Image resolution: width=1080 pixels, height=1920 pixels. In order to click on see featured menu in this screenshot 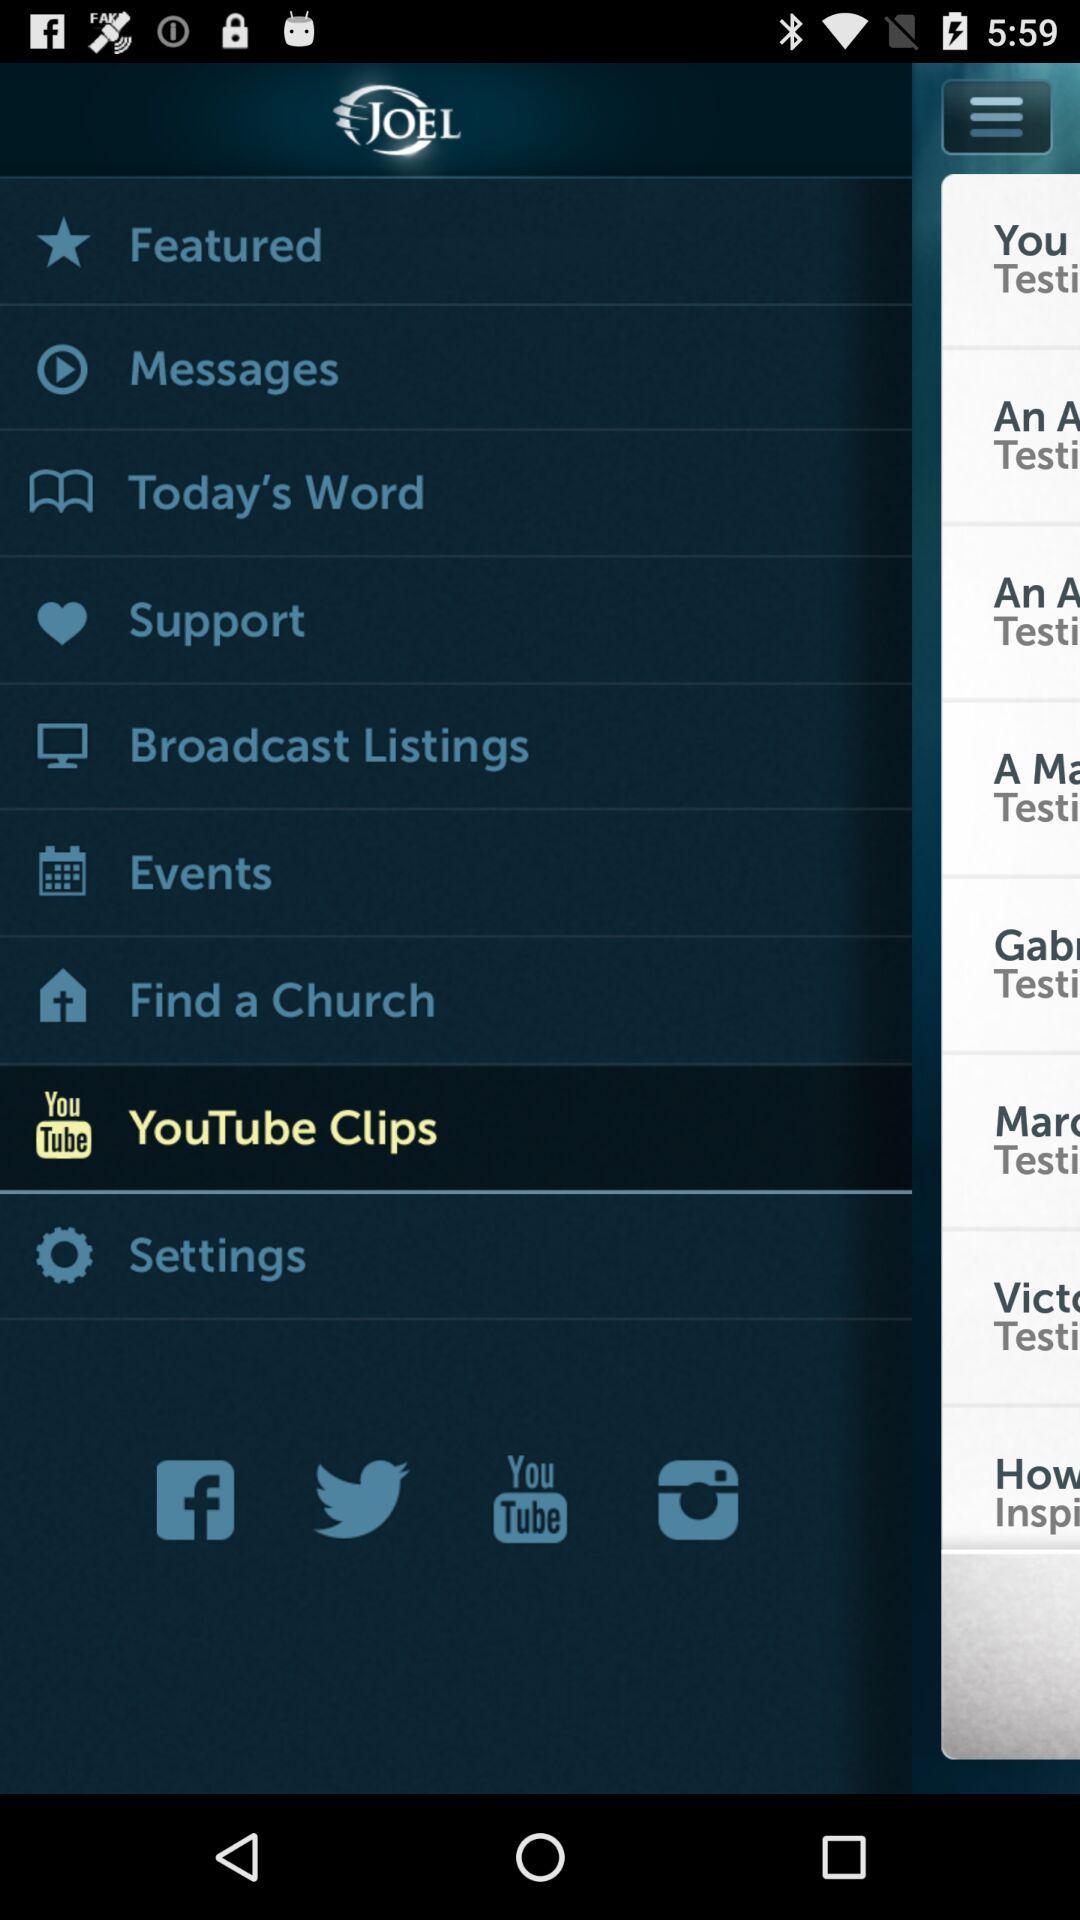, I will do `click(455, 241)`.